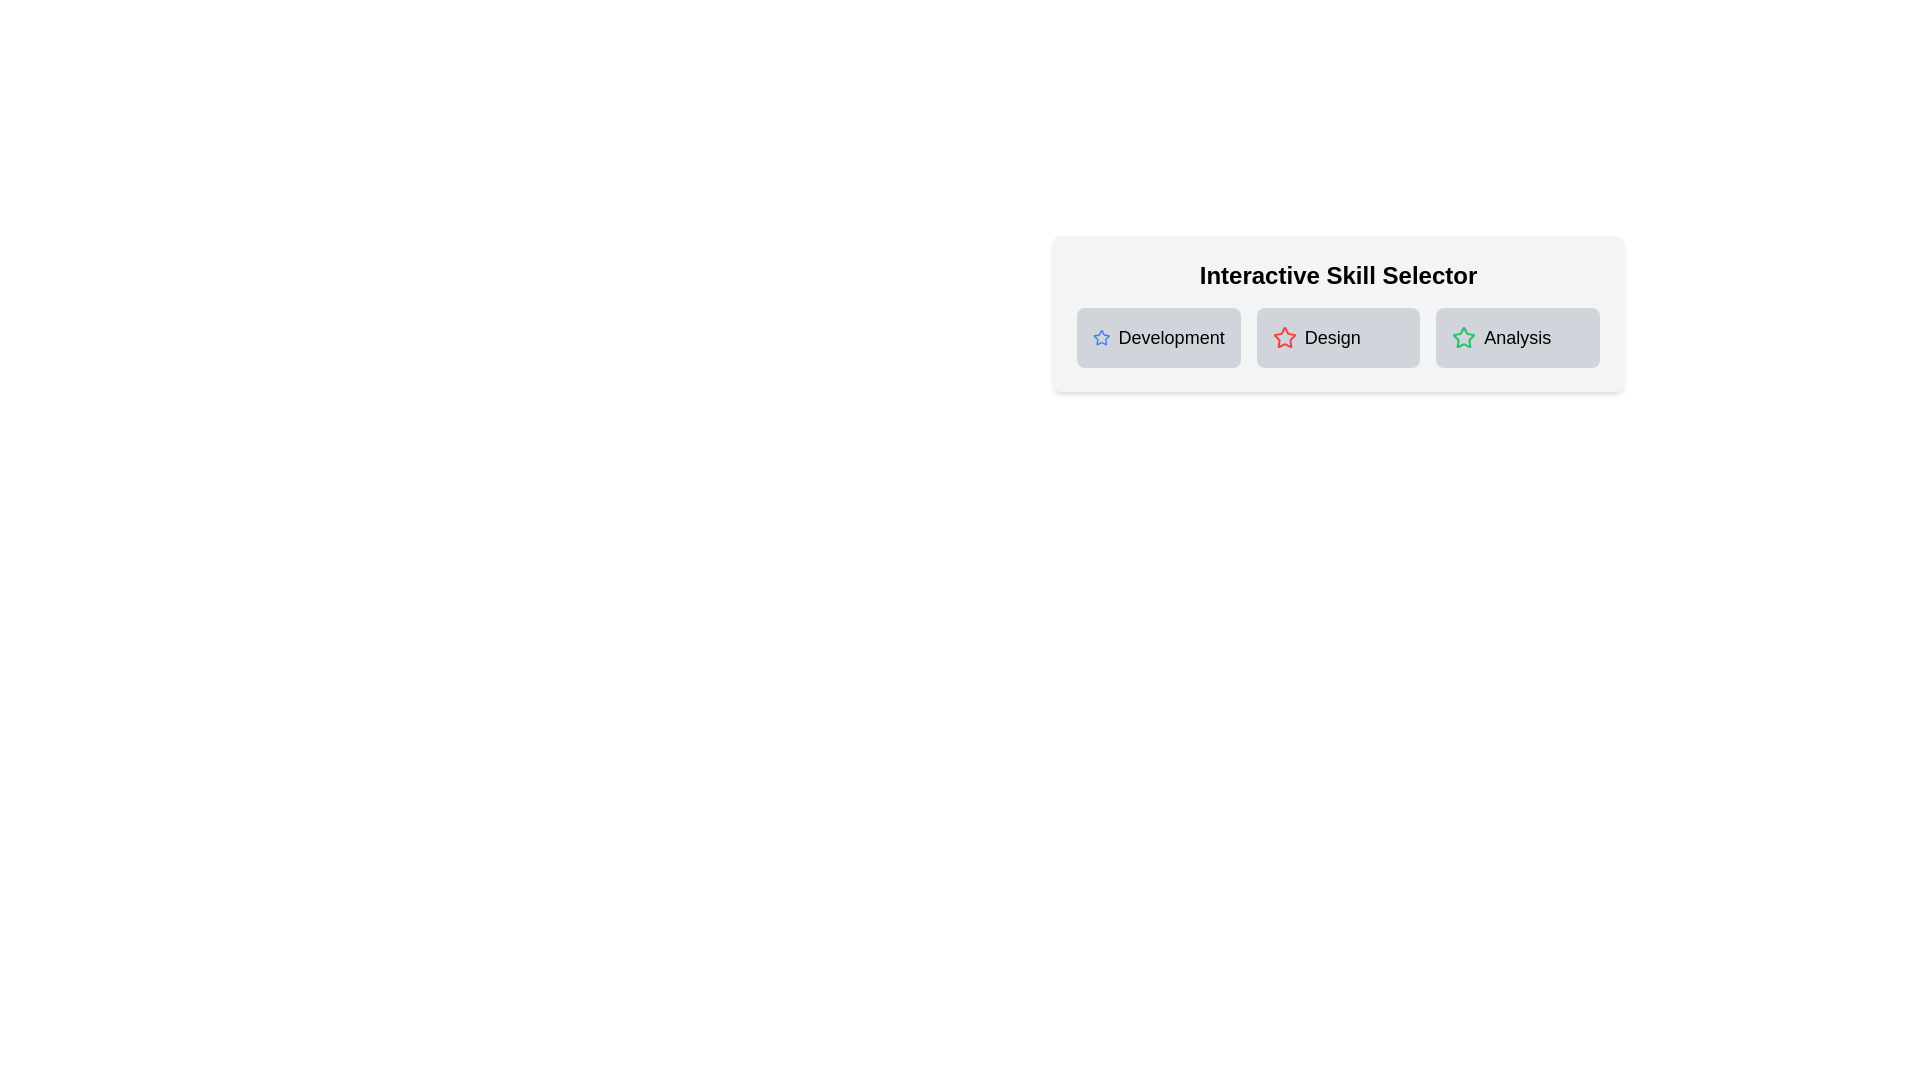  What do you see at coordinates (1158, 337) in the screenshot?
I see `the skill card to toggle its selection state. Specify the skill name as Development` at bounding box center [1158, 337].